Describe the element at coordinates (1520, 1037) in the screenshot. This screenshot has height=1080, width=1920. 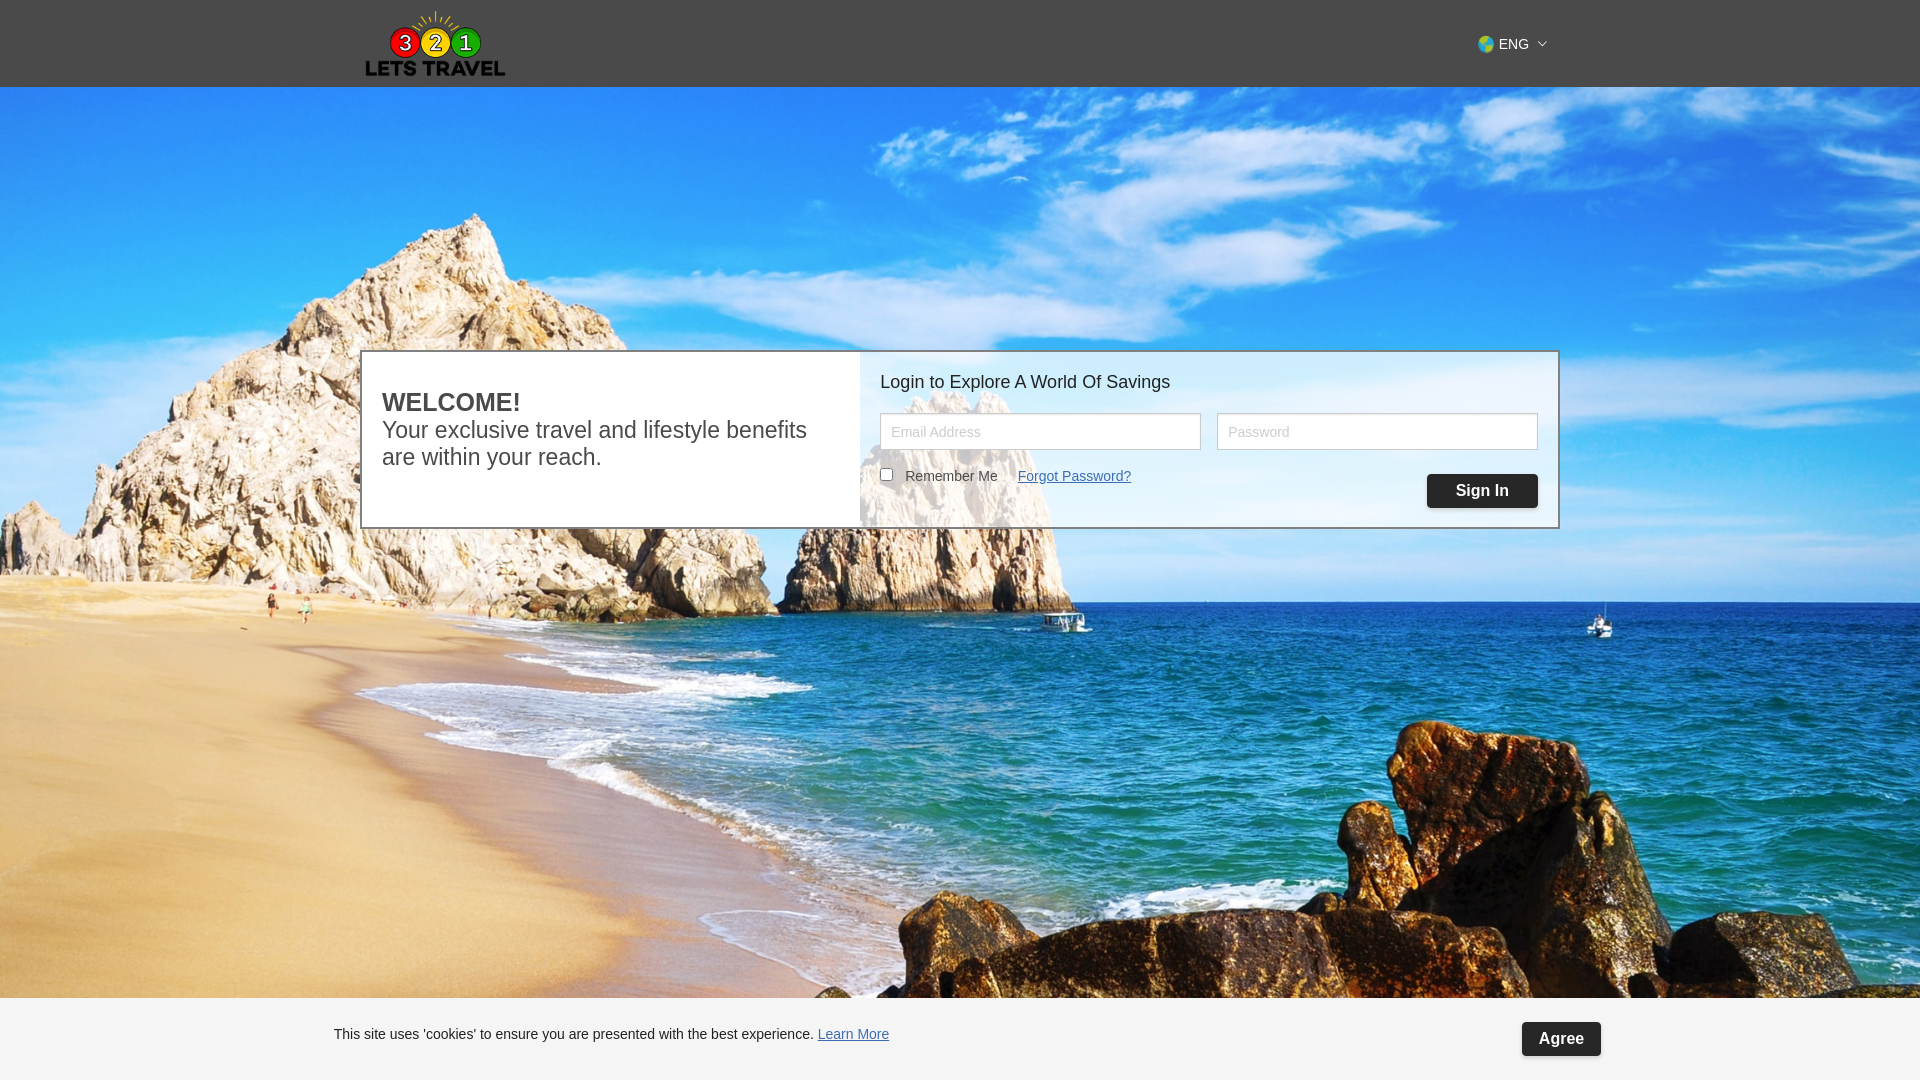
I see `'Agree'` at that location.